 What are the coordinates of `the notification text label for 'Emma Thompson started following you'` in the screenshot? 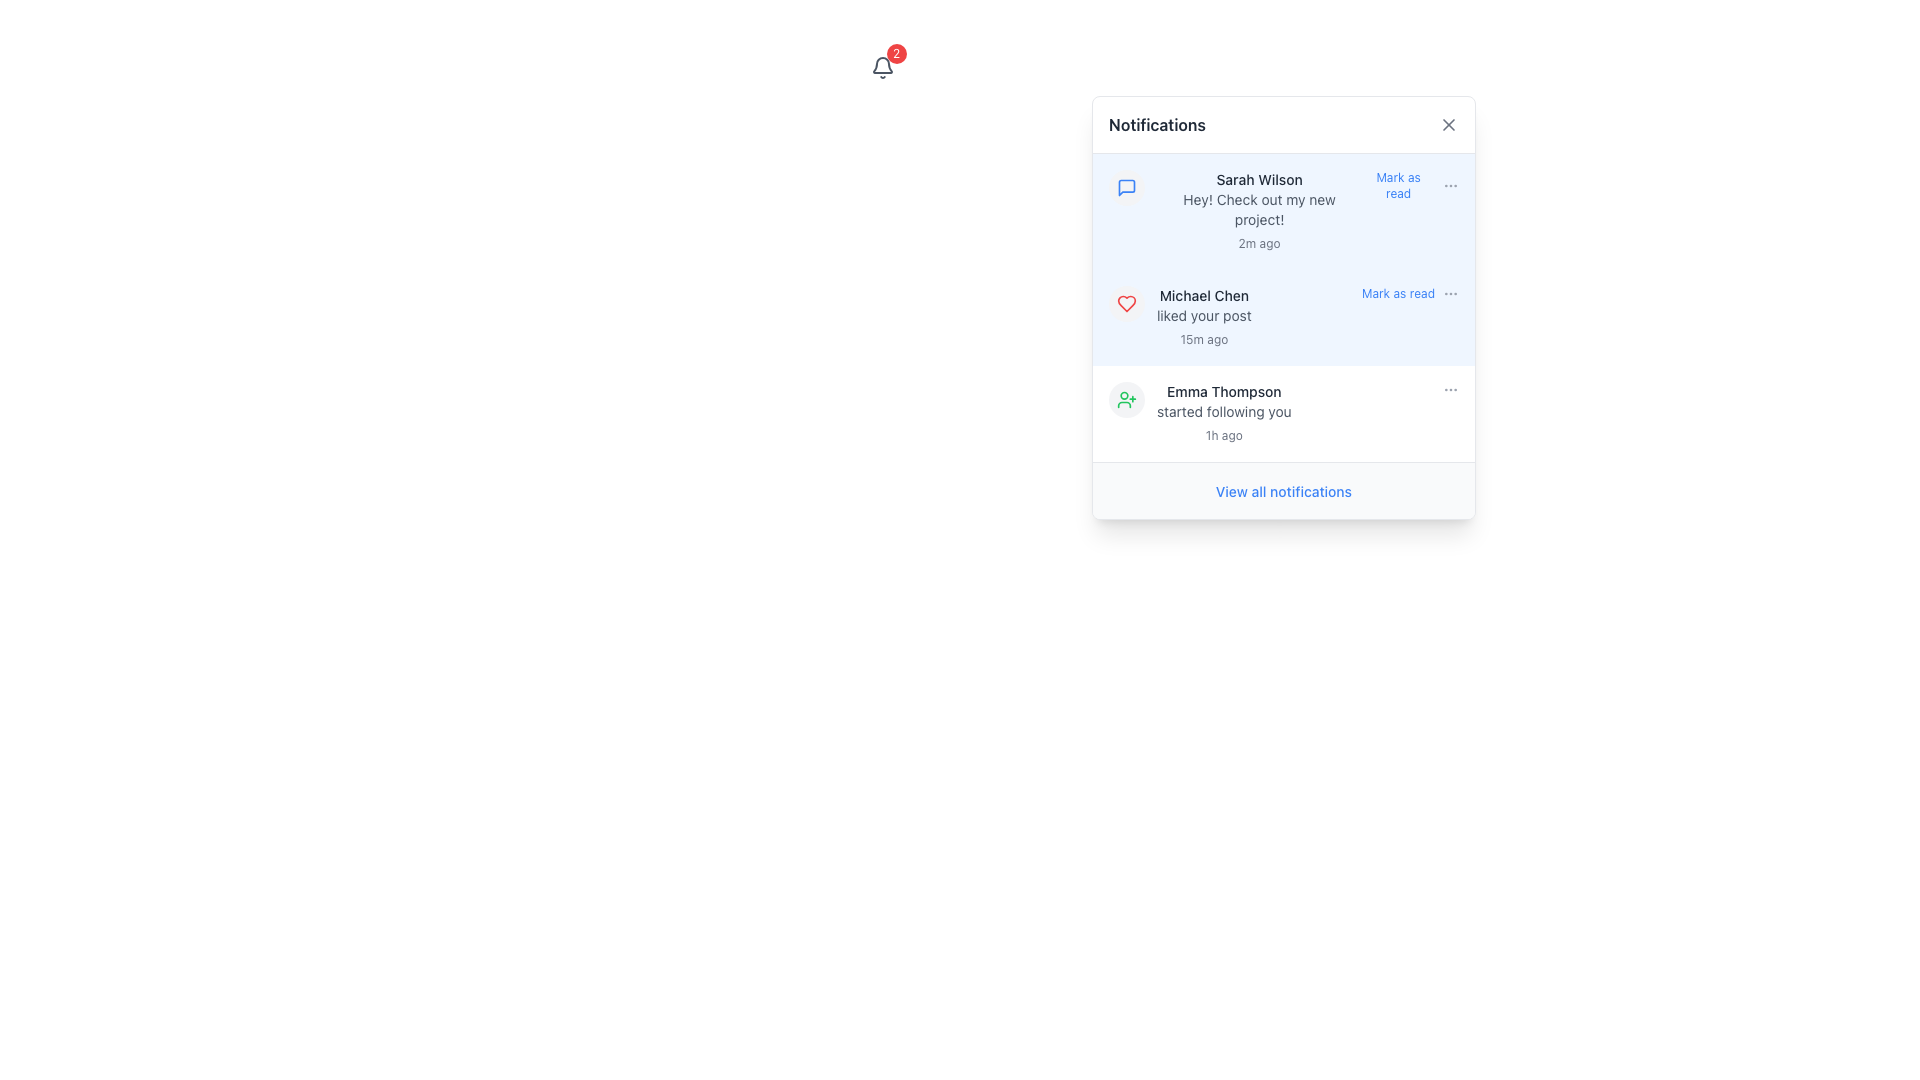 It's located at (1223, 412).